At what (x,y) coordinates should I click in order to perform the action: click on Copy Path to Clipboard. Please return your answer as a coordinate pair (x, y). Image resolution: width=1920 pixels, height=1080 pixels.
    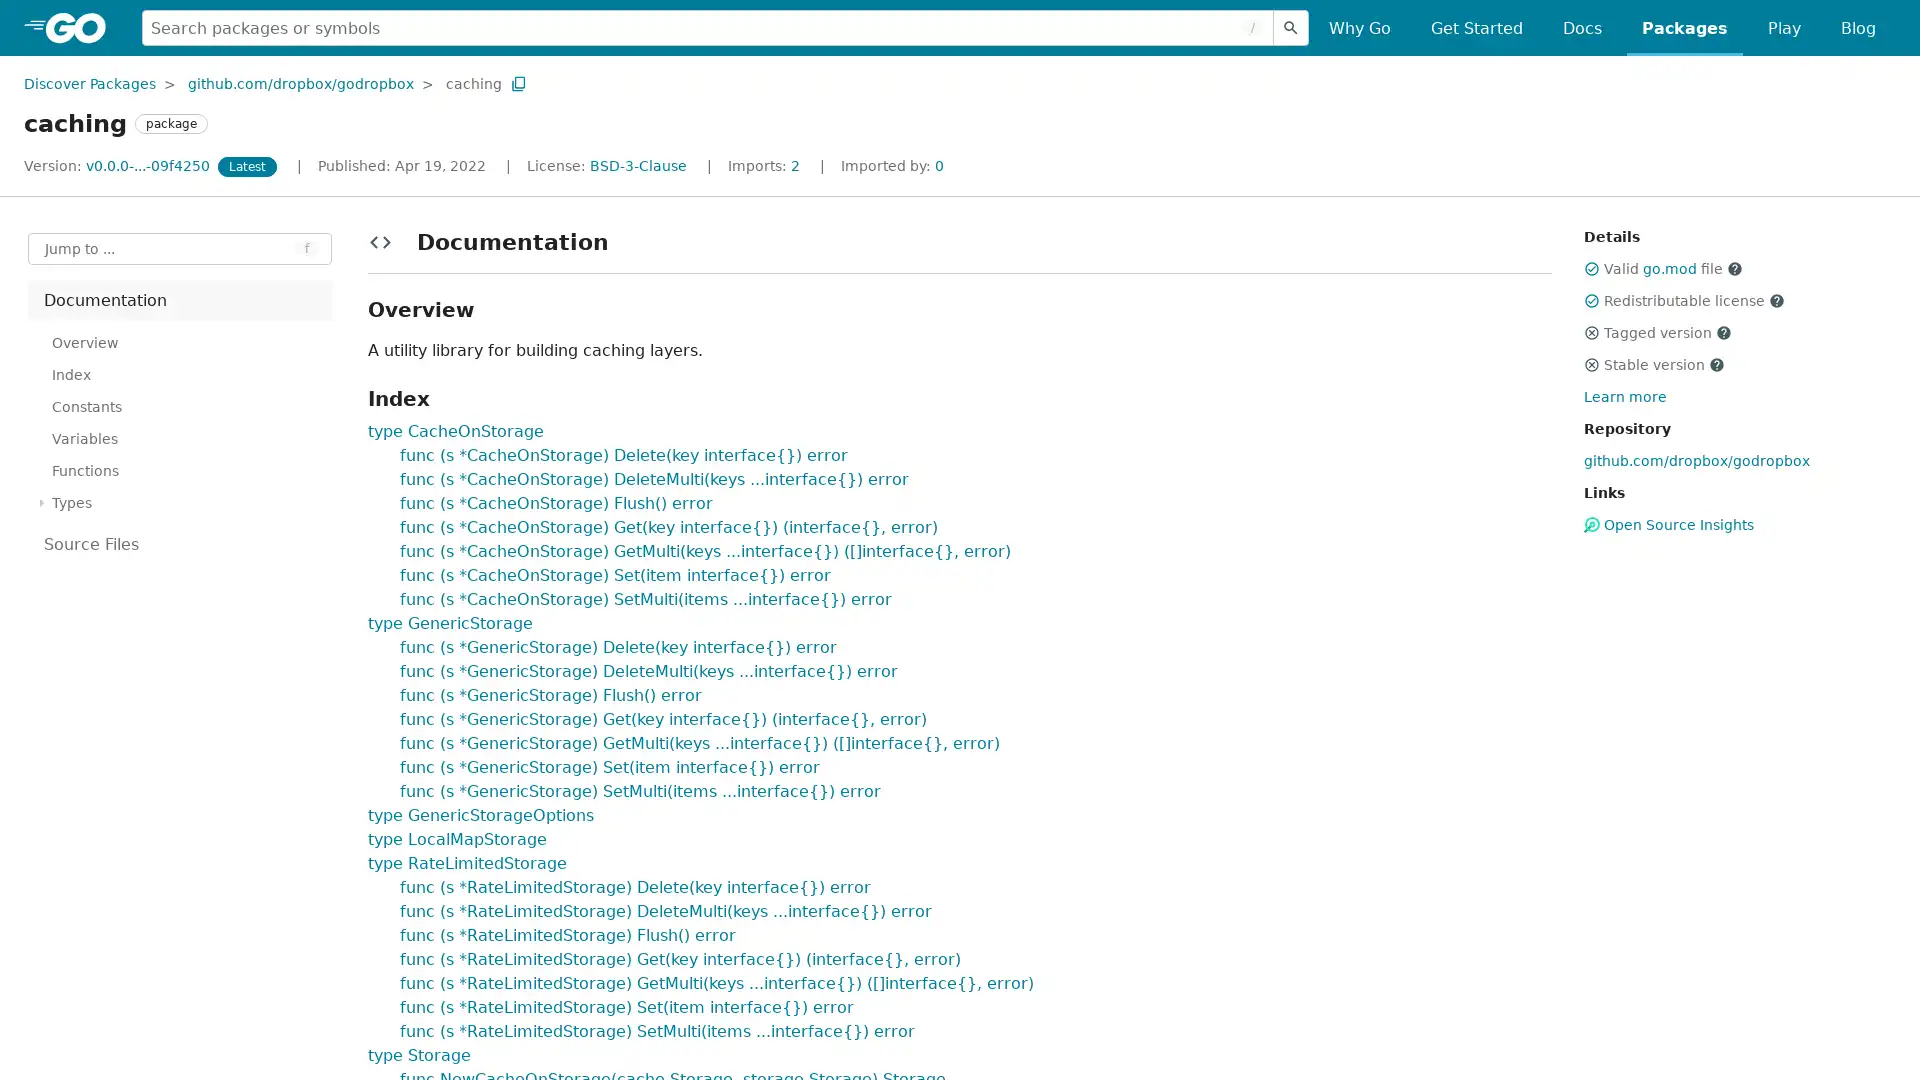
    Looking at the image, I should click on (518, 82).